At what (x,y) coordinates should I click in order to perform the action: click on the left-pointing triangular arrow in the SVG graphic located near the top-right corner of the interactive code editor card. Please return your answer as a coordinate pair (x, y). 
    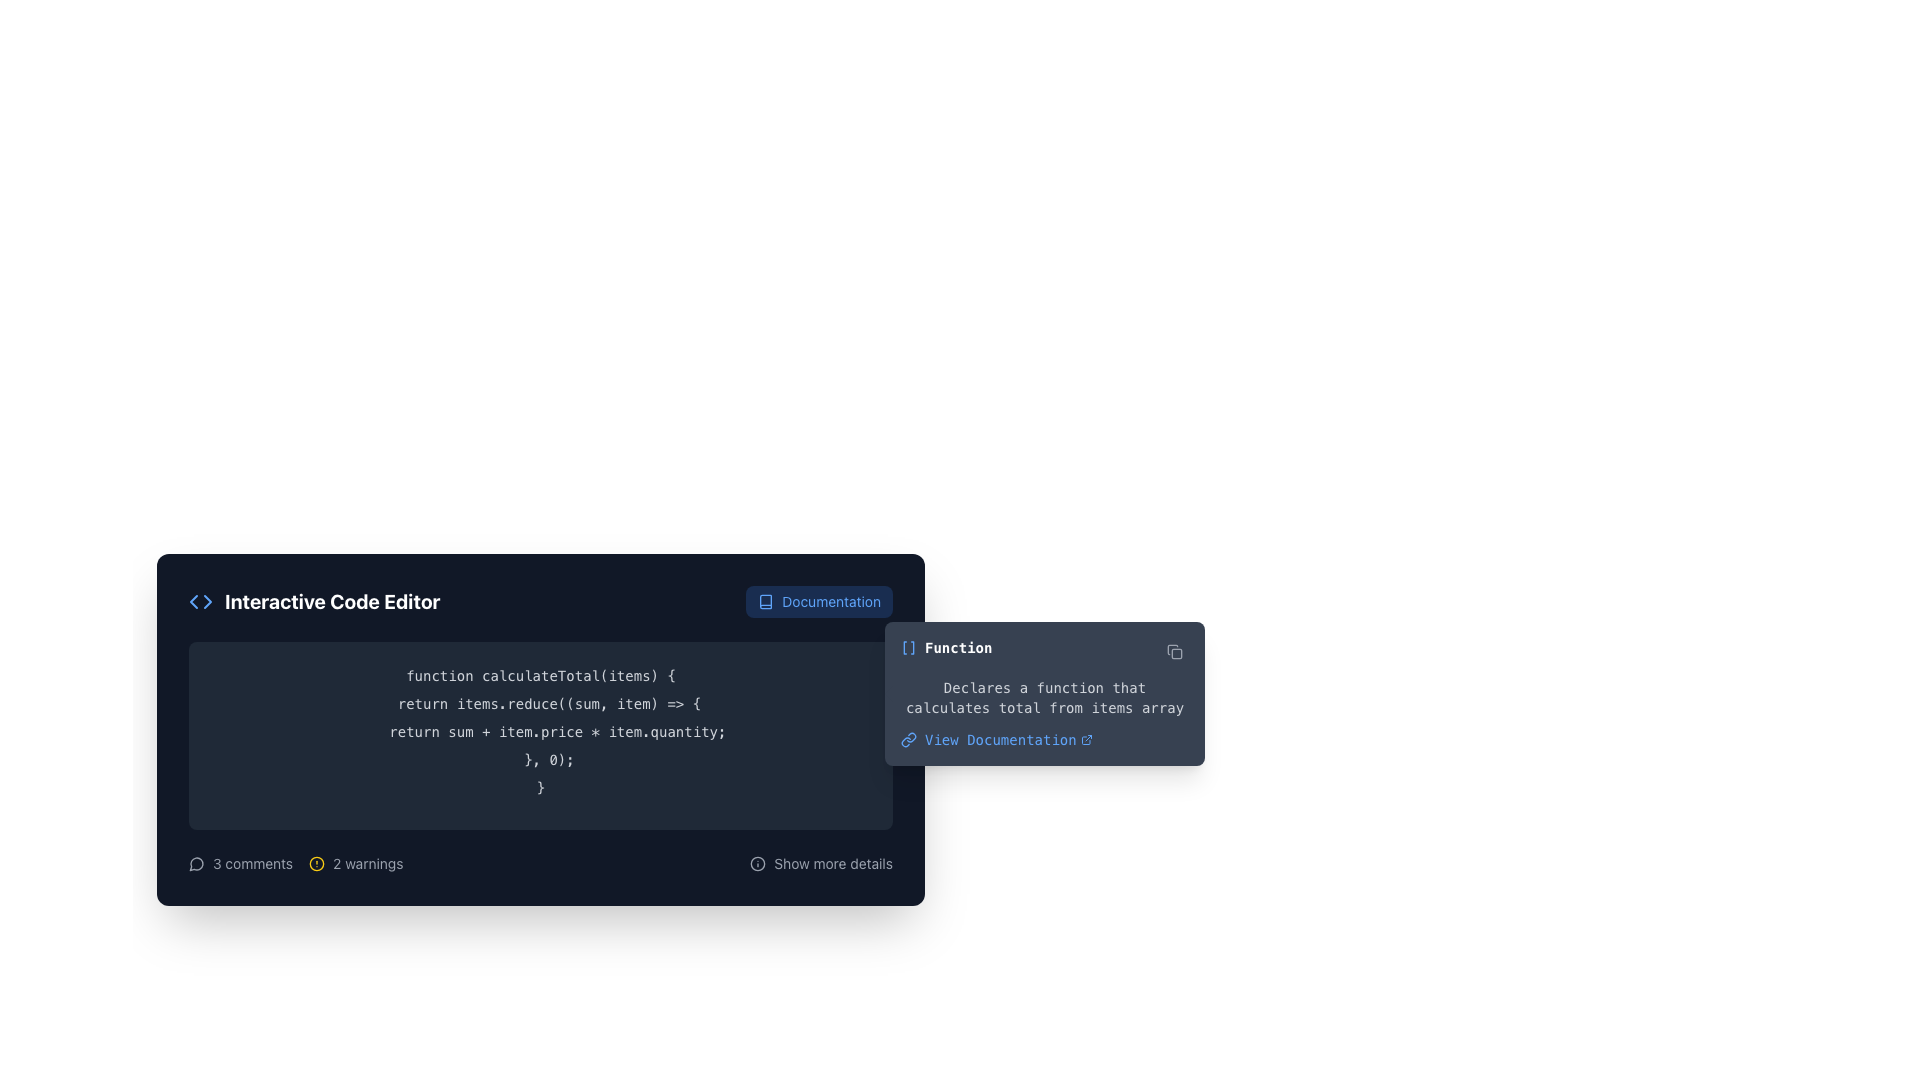
    Looking at the image, I should click on (193, 600).